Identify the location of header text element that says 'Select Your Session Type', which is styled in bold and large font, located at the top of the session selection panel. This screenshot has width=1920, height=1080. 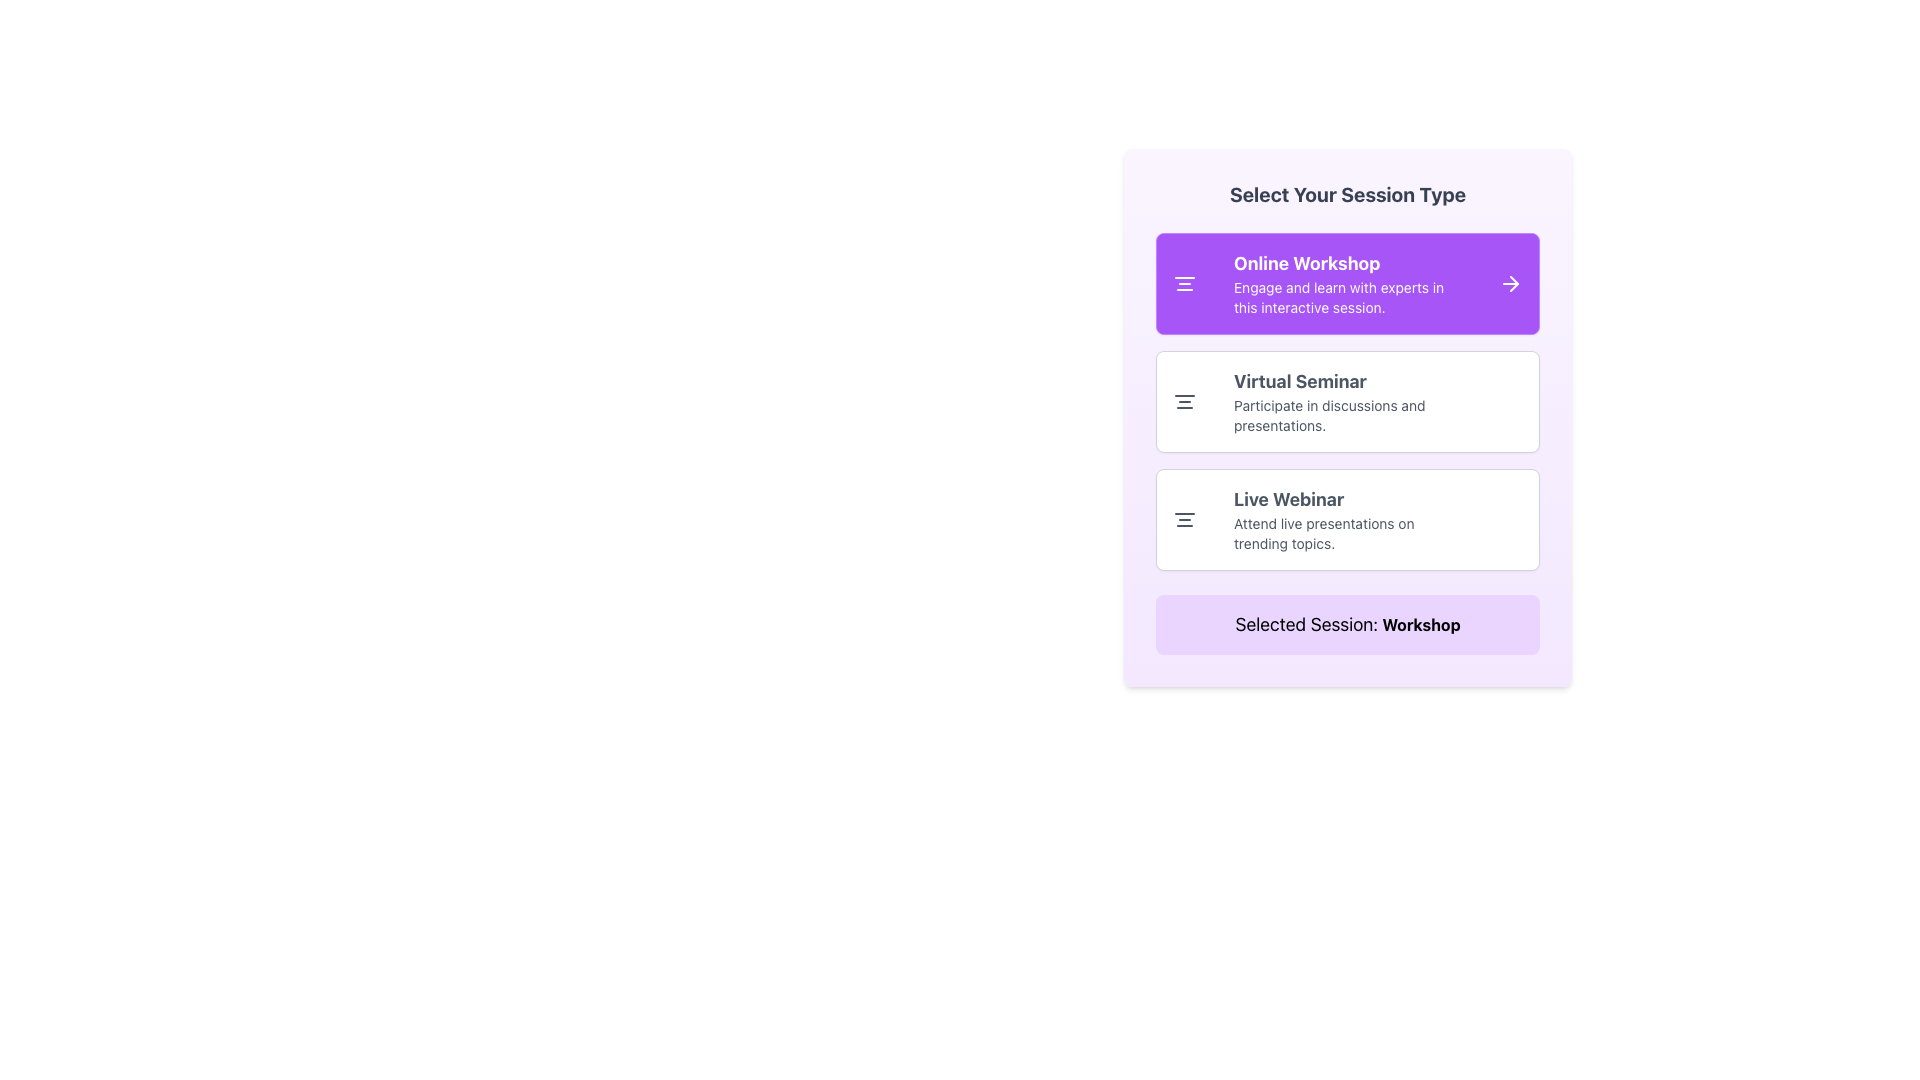
(1348, 195).